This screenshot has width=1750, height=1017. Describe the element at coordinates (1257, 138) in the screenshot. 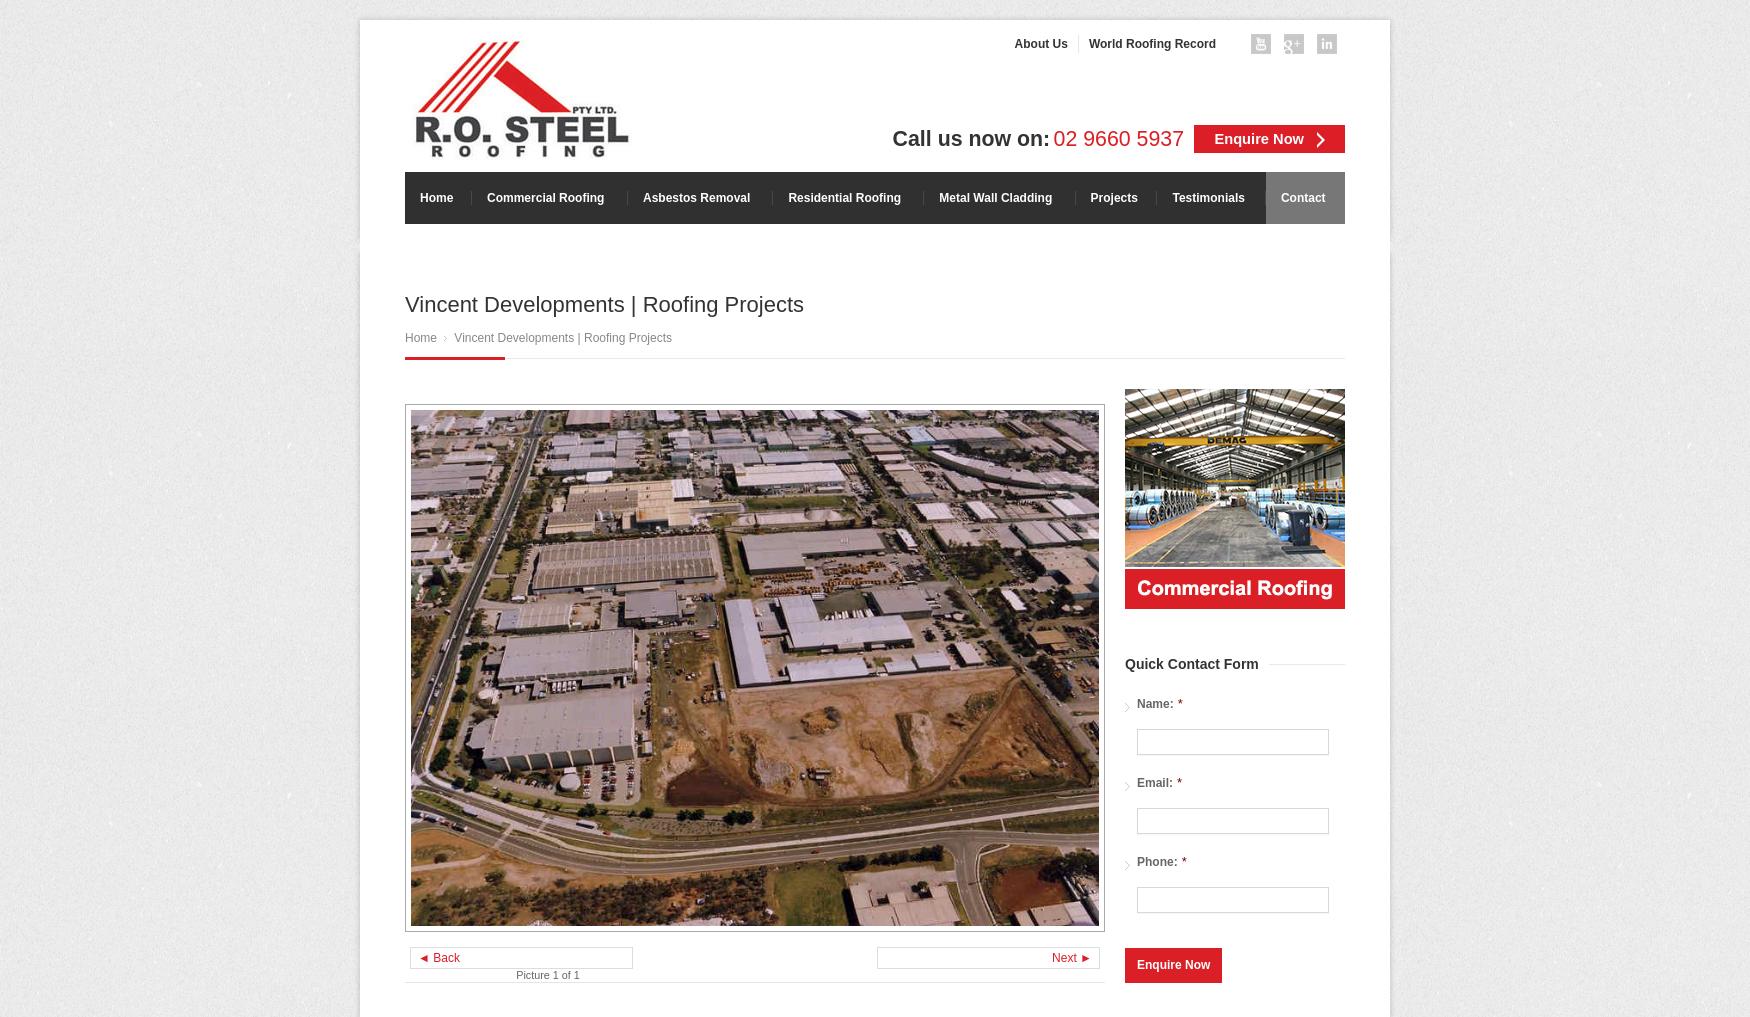

I see `'Enquire Now'` at that location.